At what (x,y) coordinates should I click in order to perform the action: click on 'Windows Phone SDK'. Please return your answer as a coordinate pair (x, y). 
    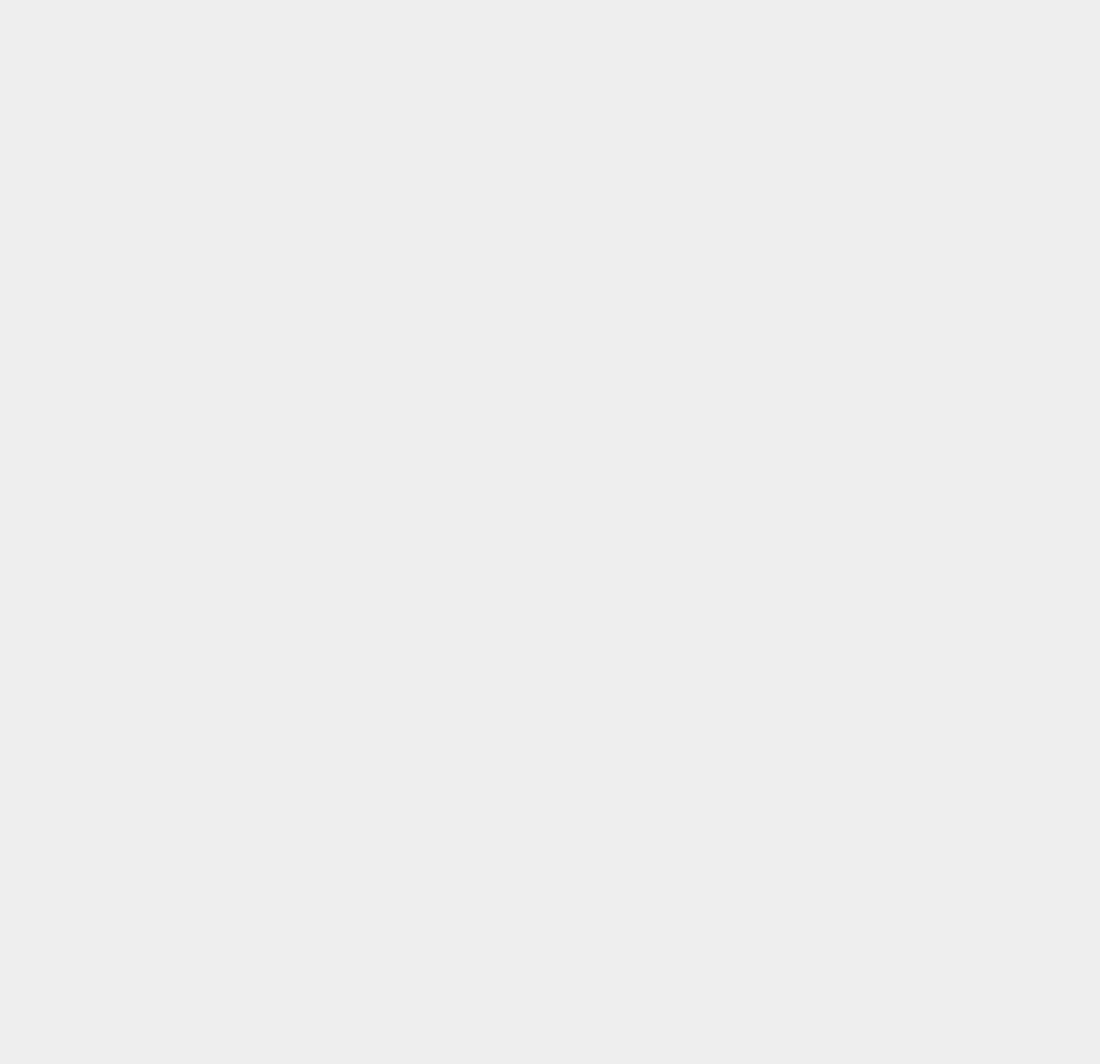
    Looking at the image, I should click on (841, 909).